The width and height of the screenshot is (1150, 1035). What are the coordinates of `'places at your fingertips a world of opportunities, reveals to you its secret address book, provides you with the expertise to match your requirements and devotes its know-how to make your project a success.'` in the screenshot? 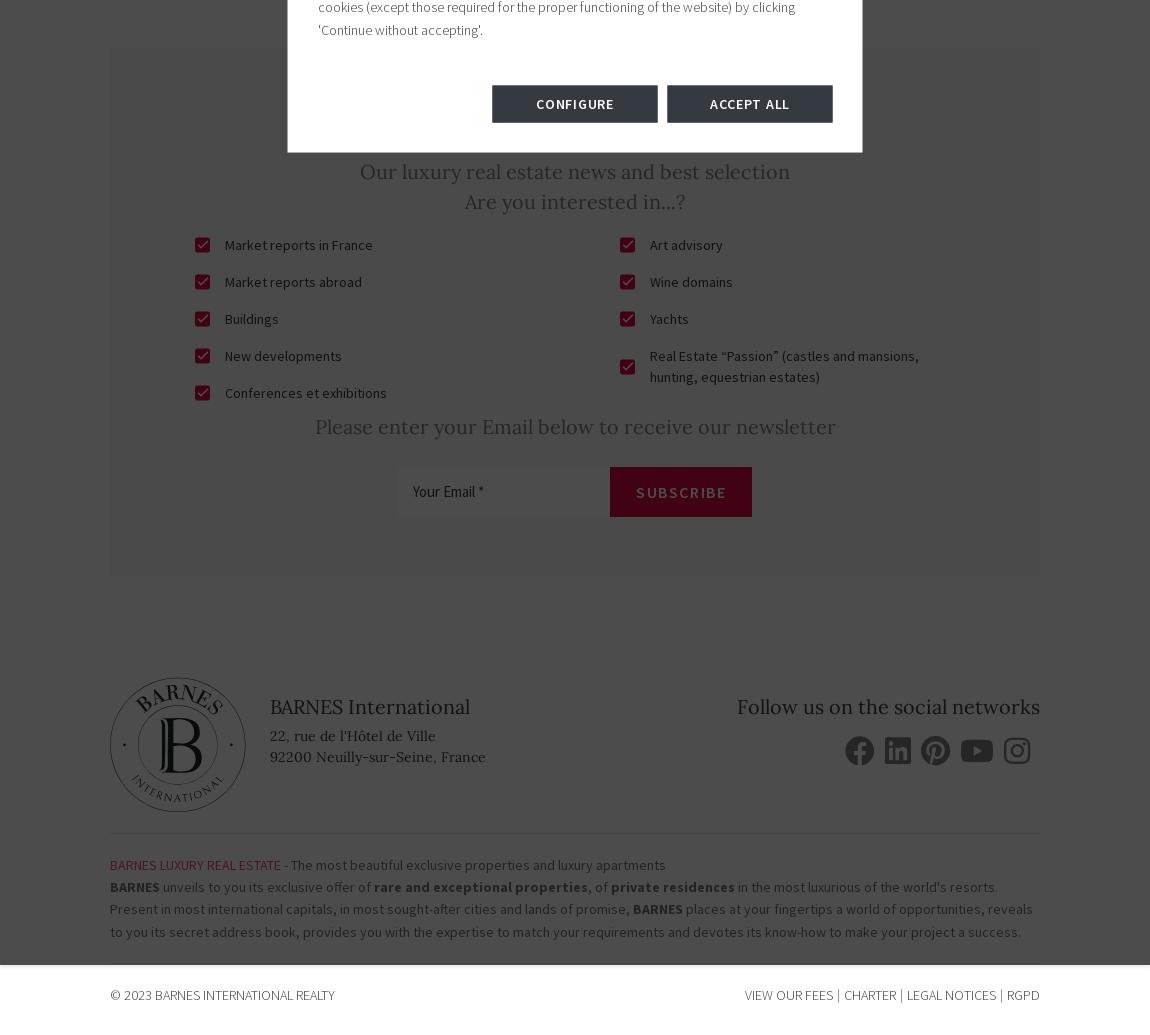 It's located at (571, 919).